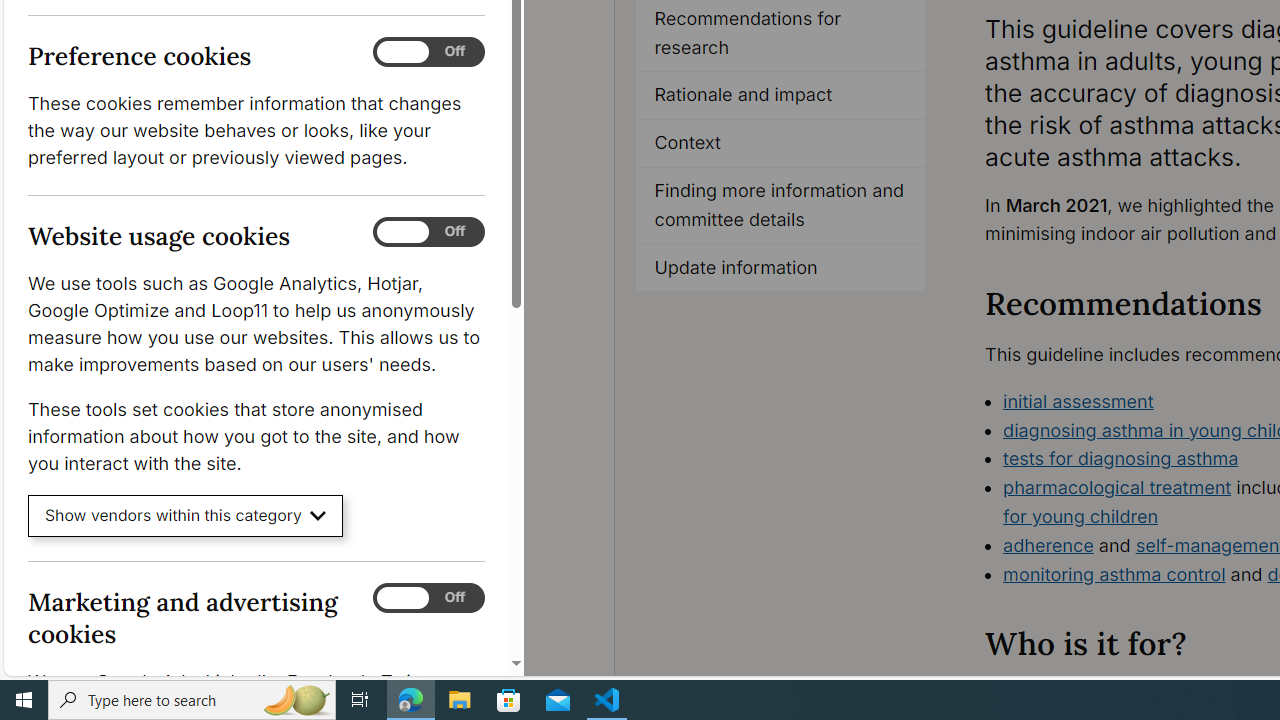 The height and width of the screenshot is (720, 1280). Describe the element at coordinates (1047, 545) in the screenshot. I see `'adherence'` at that location.